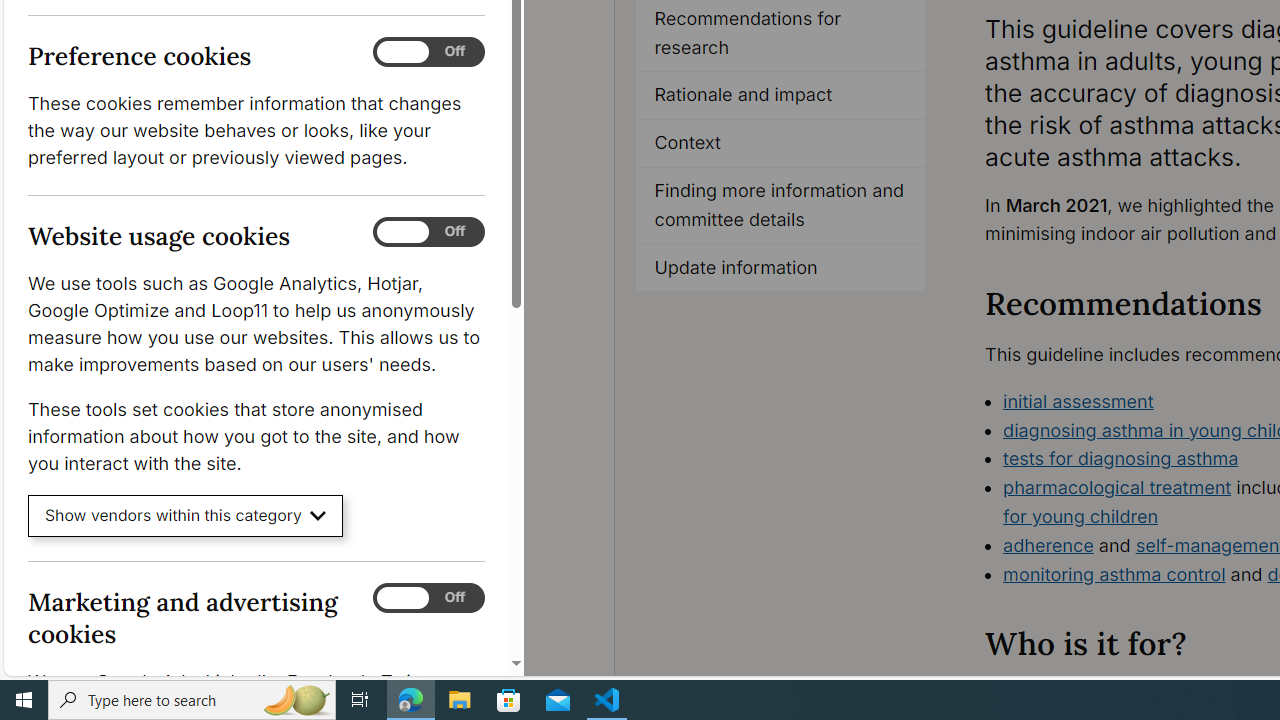 The height and width of the screenshot is (720, 1280). Describe the element at coordinates (1047, 545) in the screenshot. I see `'adherence'` at that location.